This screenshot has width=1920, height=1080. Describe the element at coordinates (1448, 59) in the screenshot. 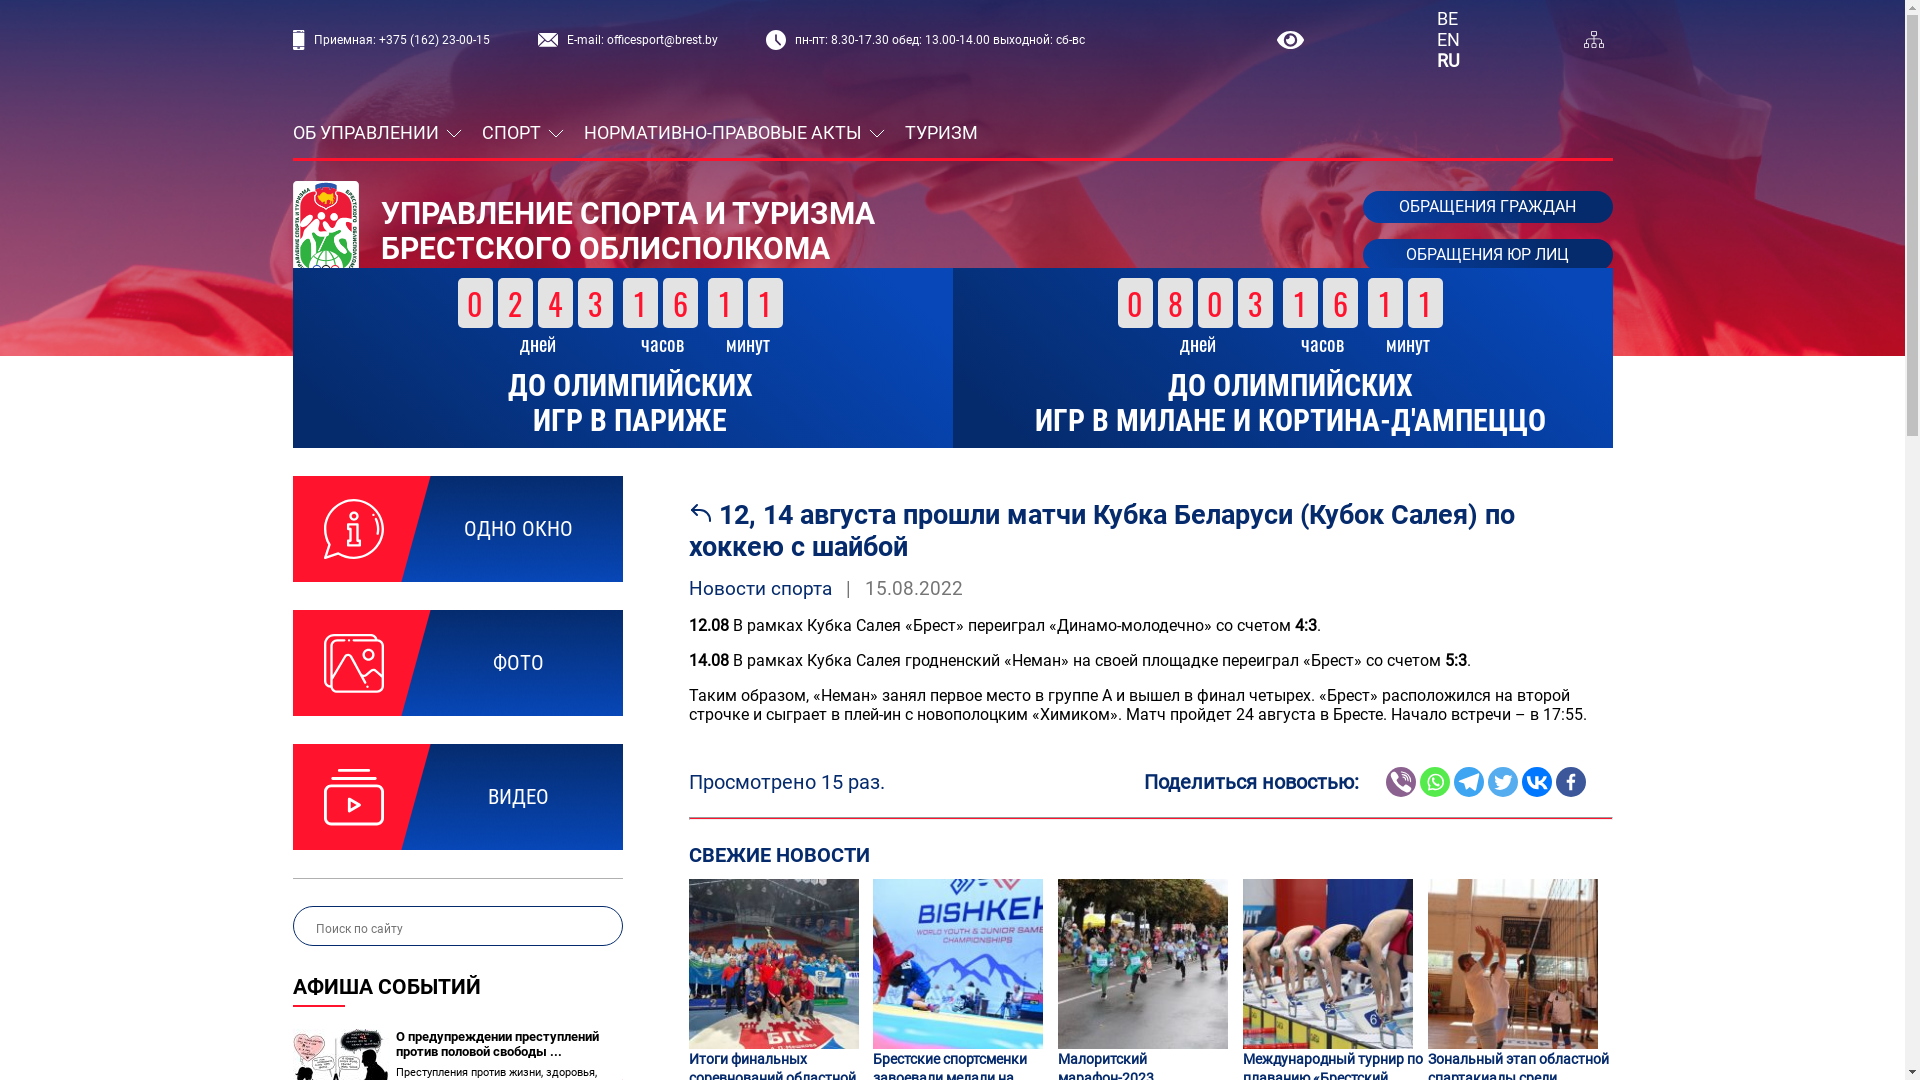

I see `'RU'` at that location.